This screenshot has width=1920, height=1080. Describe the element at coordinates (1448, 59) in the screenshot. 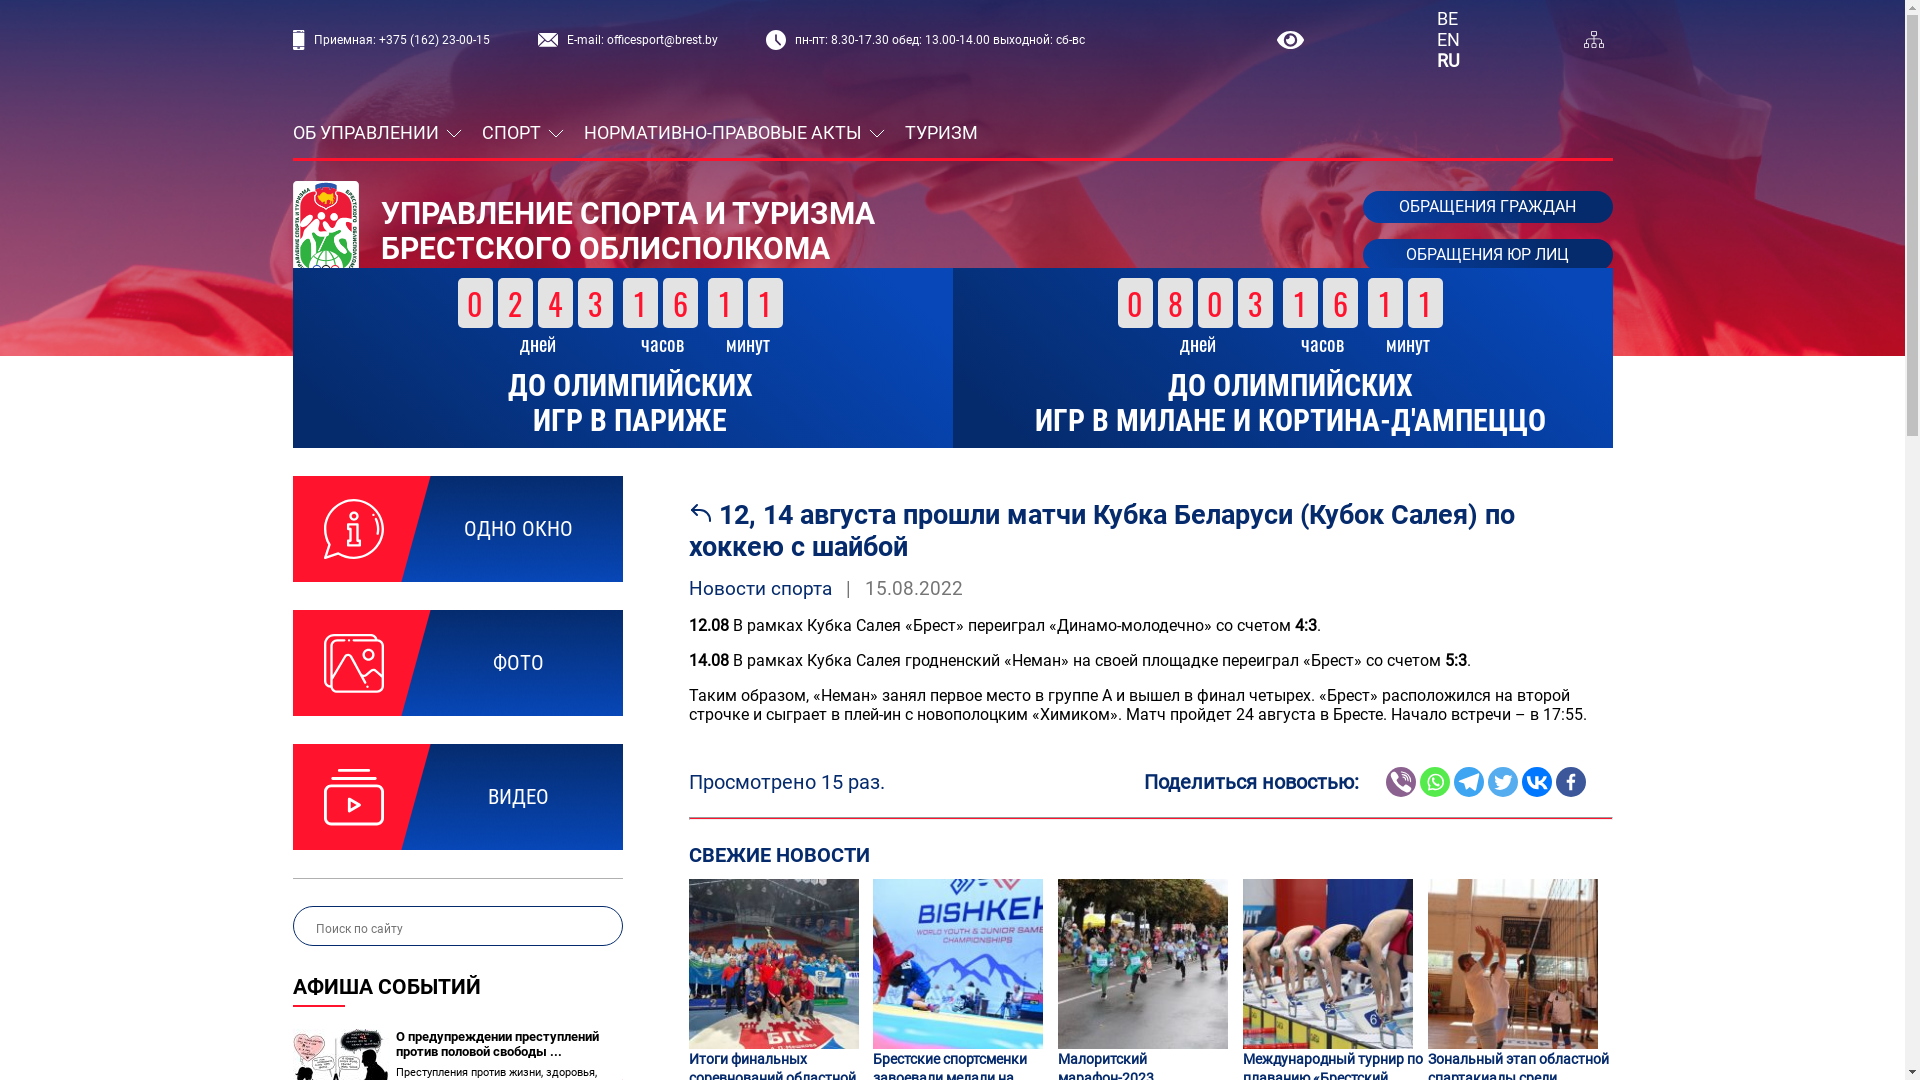

I see `'RU'` at that location.